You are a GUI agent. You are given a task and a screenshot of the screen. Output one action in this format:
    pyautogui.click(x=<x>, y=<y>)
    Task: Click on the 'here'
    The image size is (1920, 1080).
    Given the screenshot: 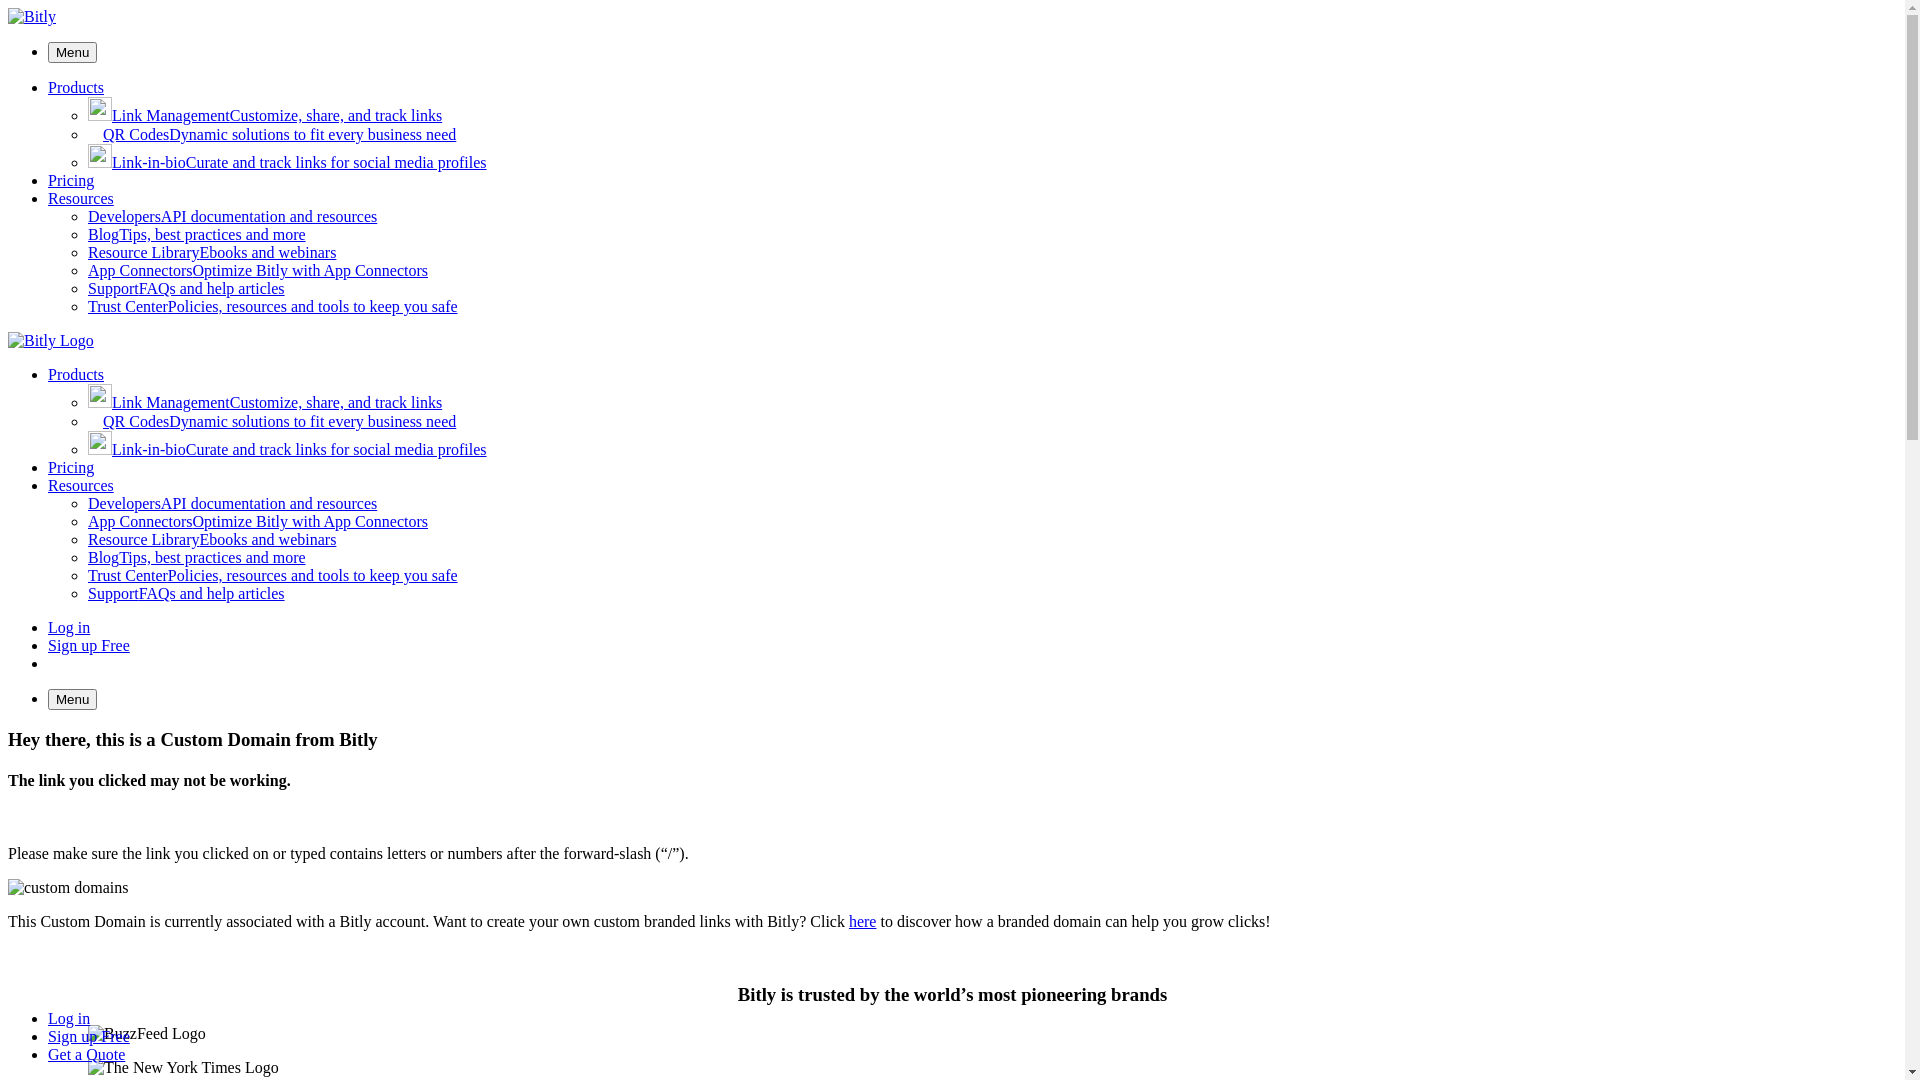 What is the action you would take?
    pyautogui.click(x=863, y=921)
    